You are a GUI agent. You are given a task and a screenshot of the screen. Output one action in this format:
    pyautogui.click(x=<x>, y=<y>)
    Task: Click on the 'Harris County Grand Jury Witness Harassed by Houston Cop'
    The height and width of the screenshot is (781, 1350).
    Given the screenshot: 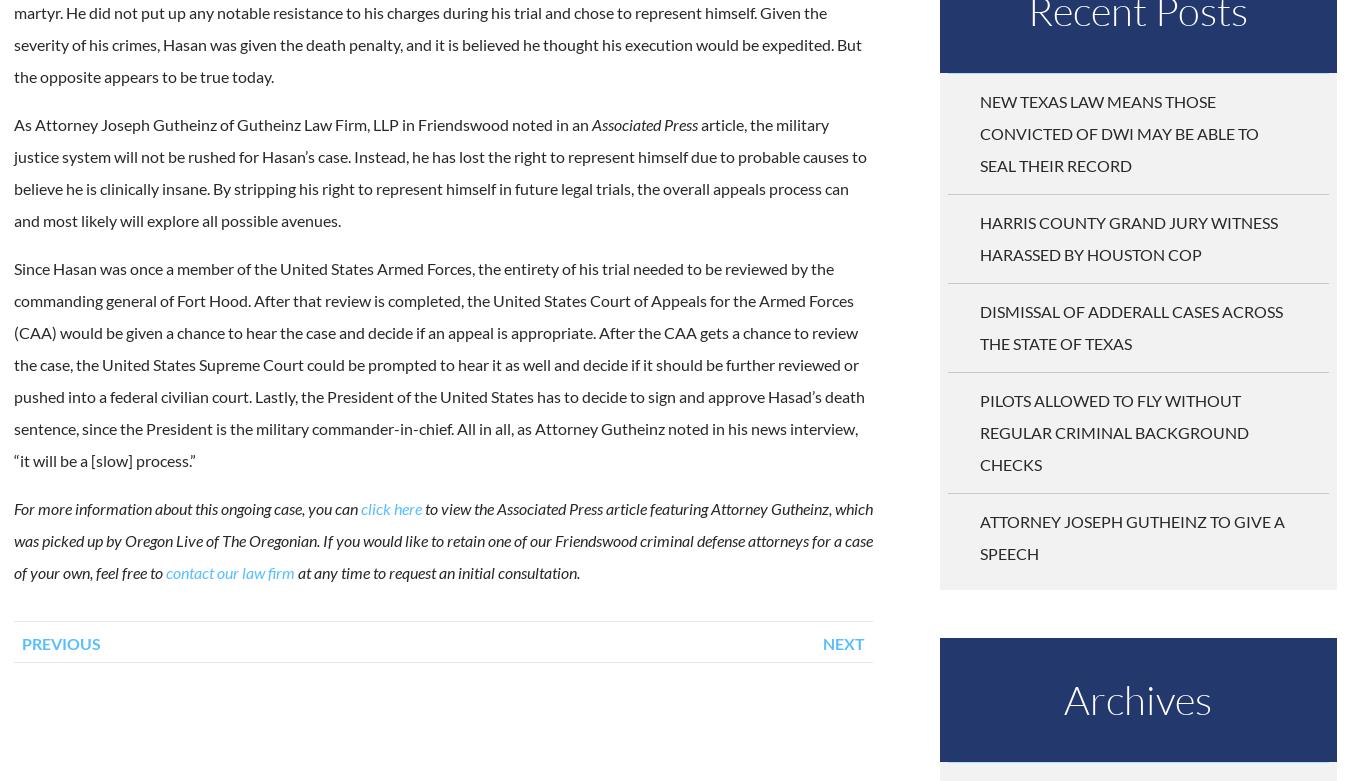 What is the action you would take?
    pyautogui.click(x=1127, y=236)
    